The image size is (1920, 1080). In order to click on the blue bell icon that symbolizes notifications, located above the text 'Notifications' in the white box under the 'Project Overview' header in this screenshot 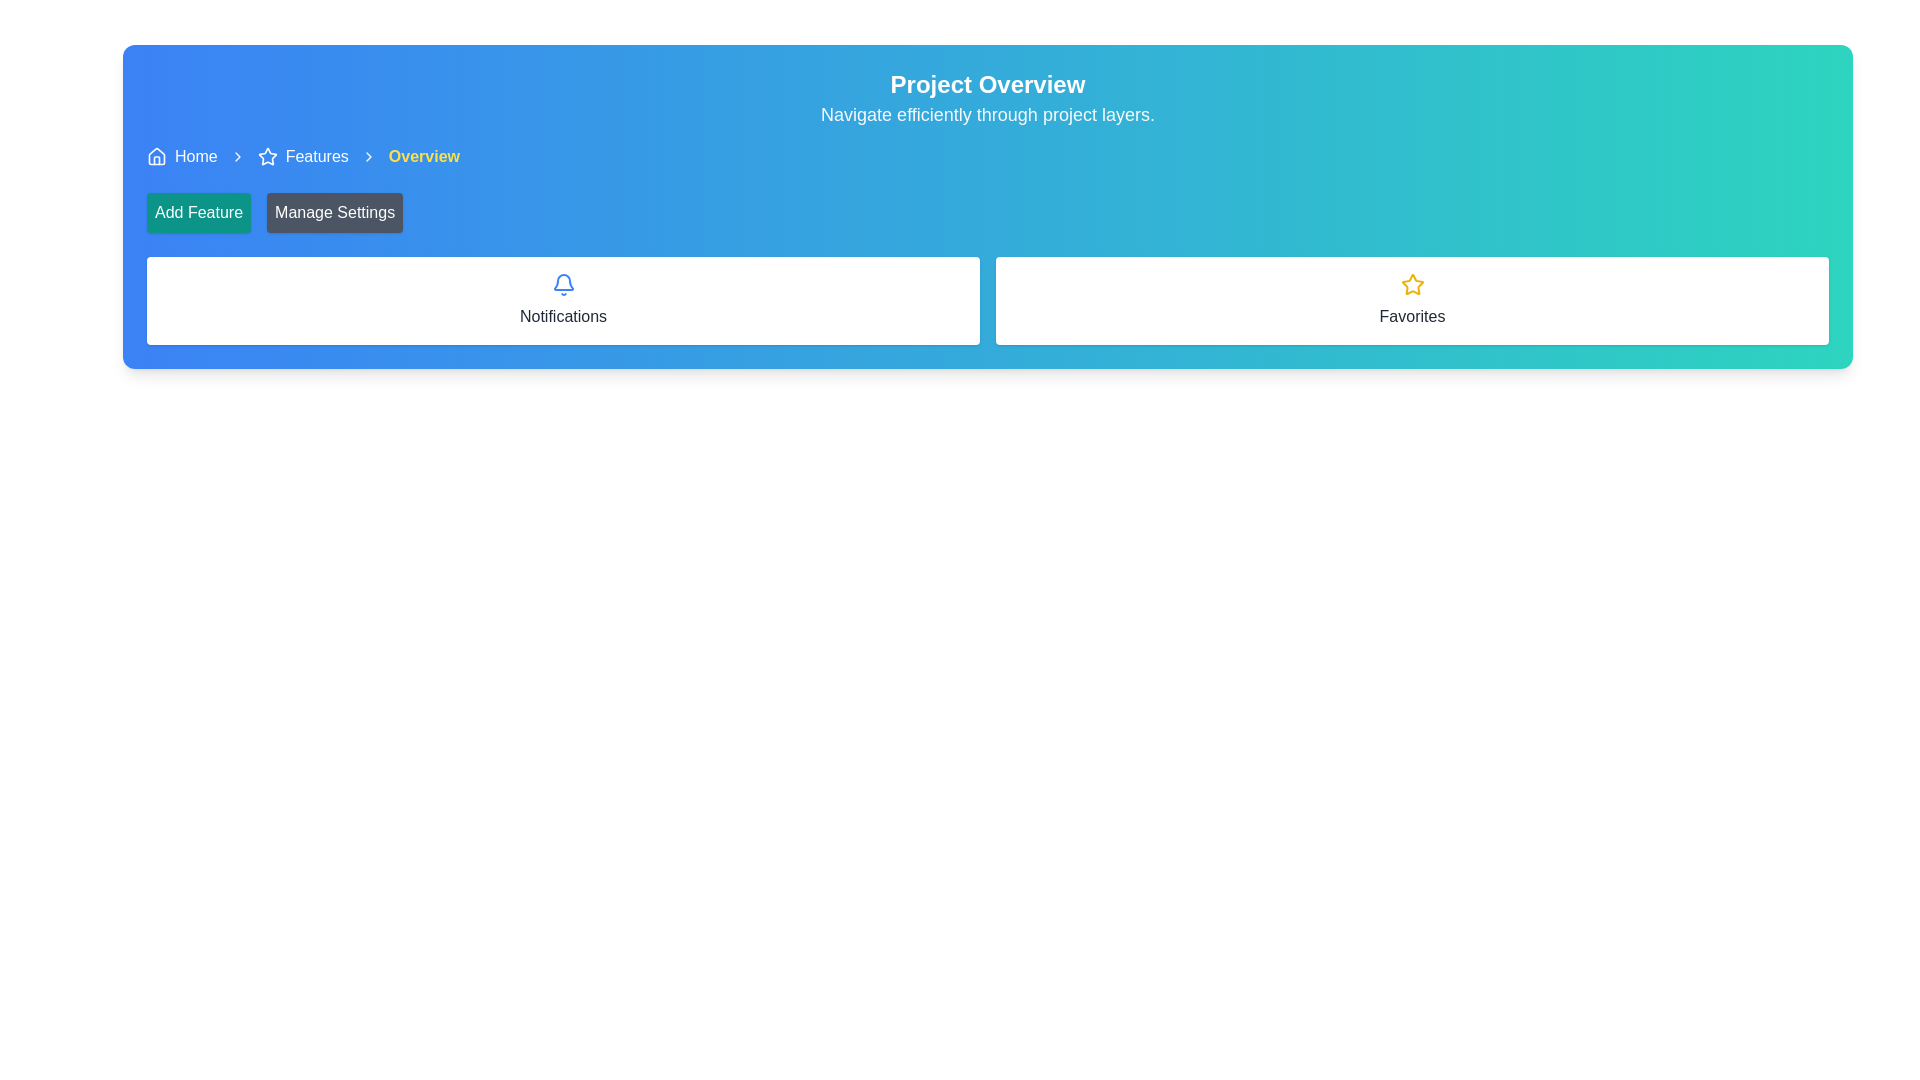, I will do `click(562, 285)`.